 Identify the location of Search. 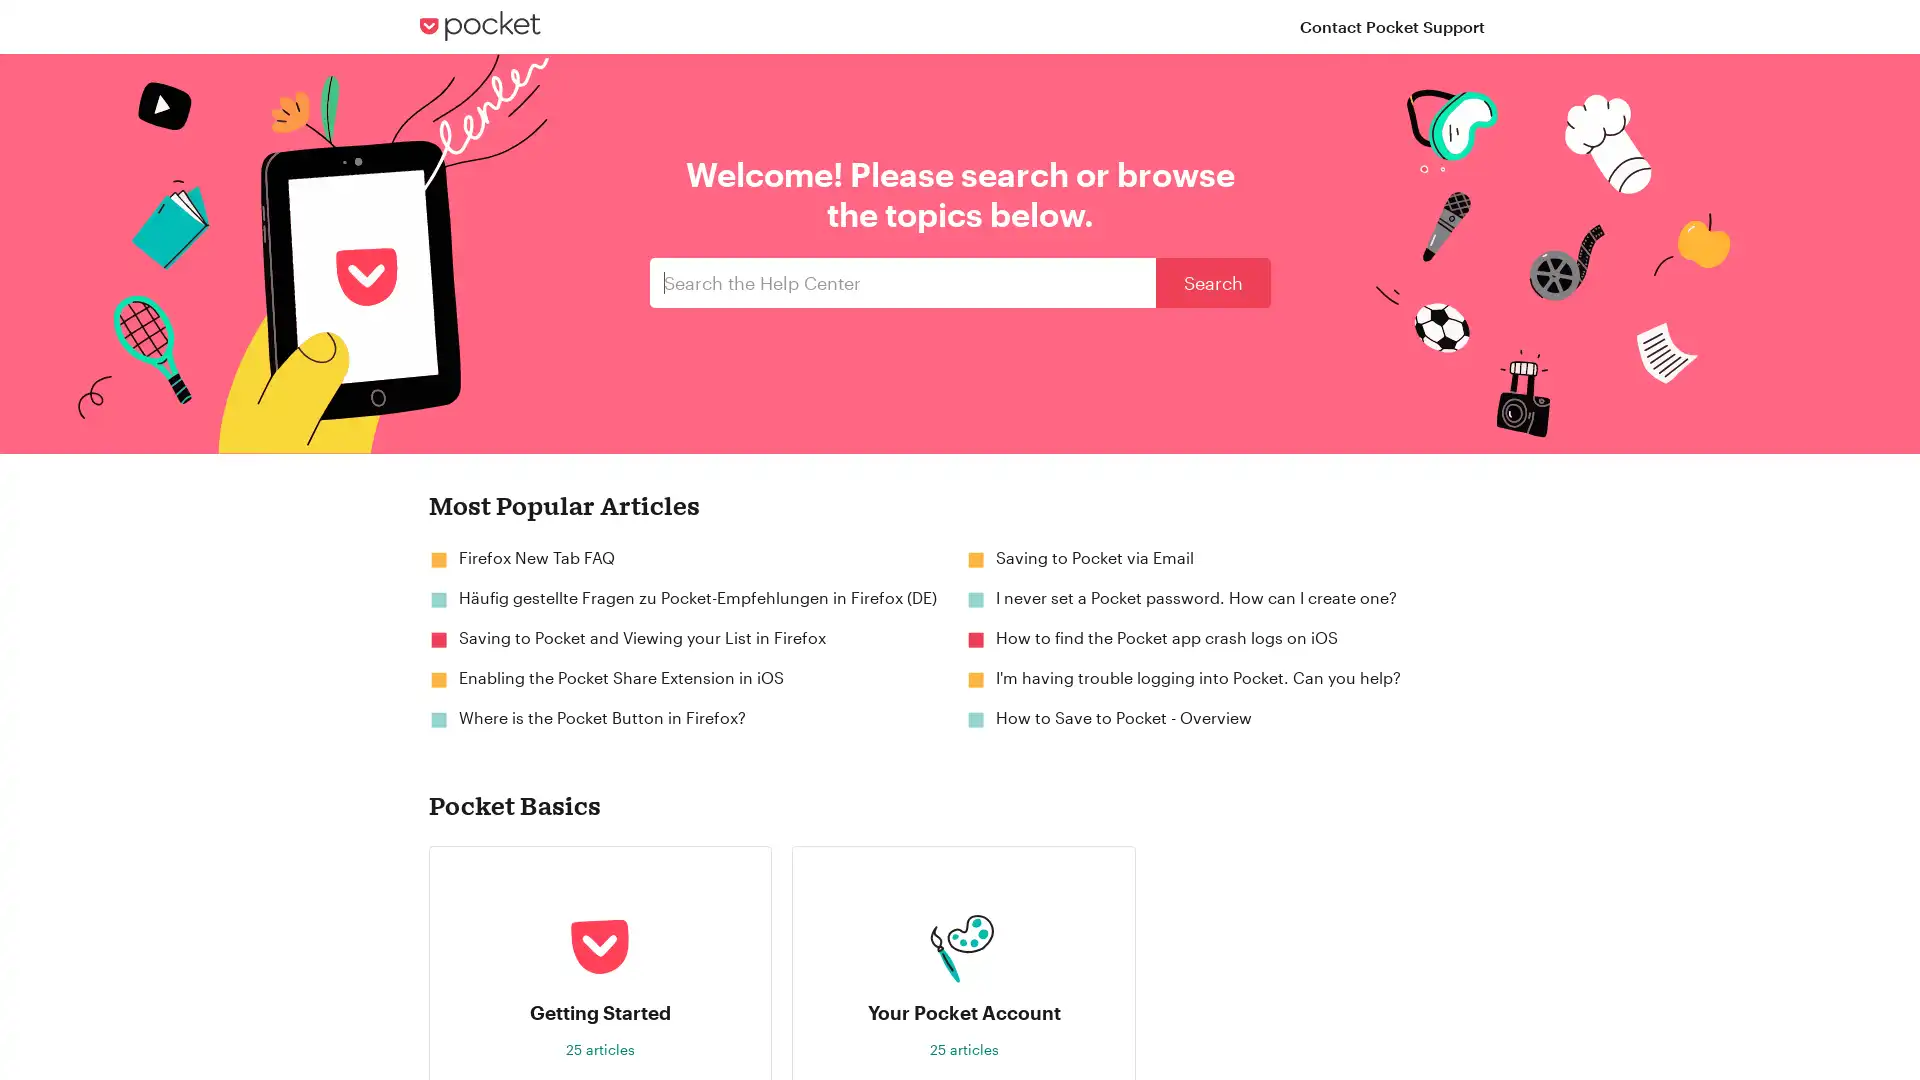
(1212, 282).